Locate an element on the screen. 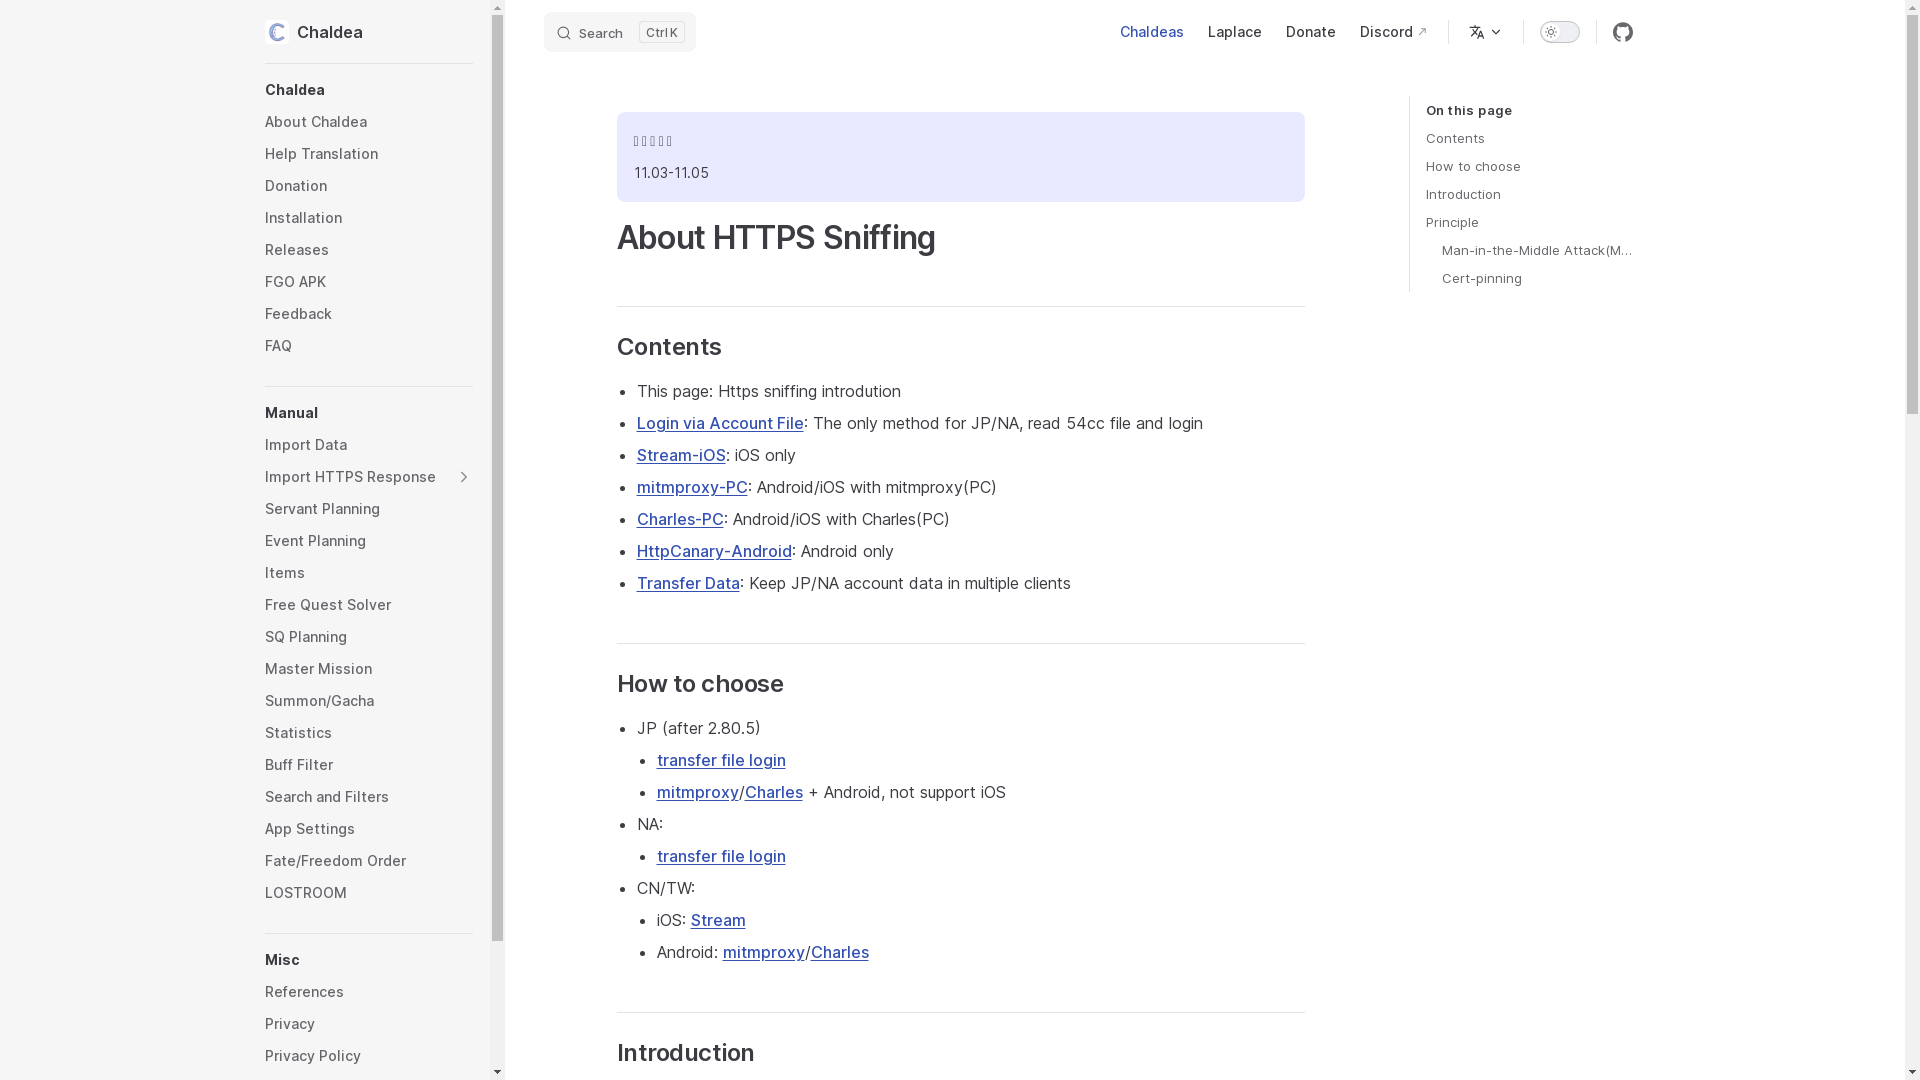 This screenshot has width=1920, height=1080. 'mitmproxy' is located at coordinates (696, 790).